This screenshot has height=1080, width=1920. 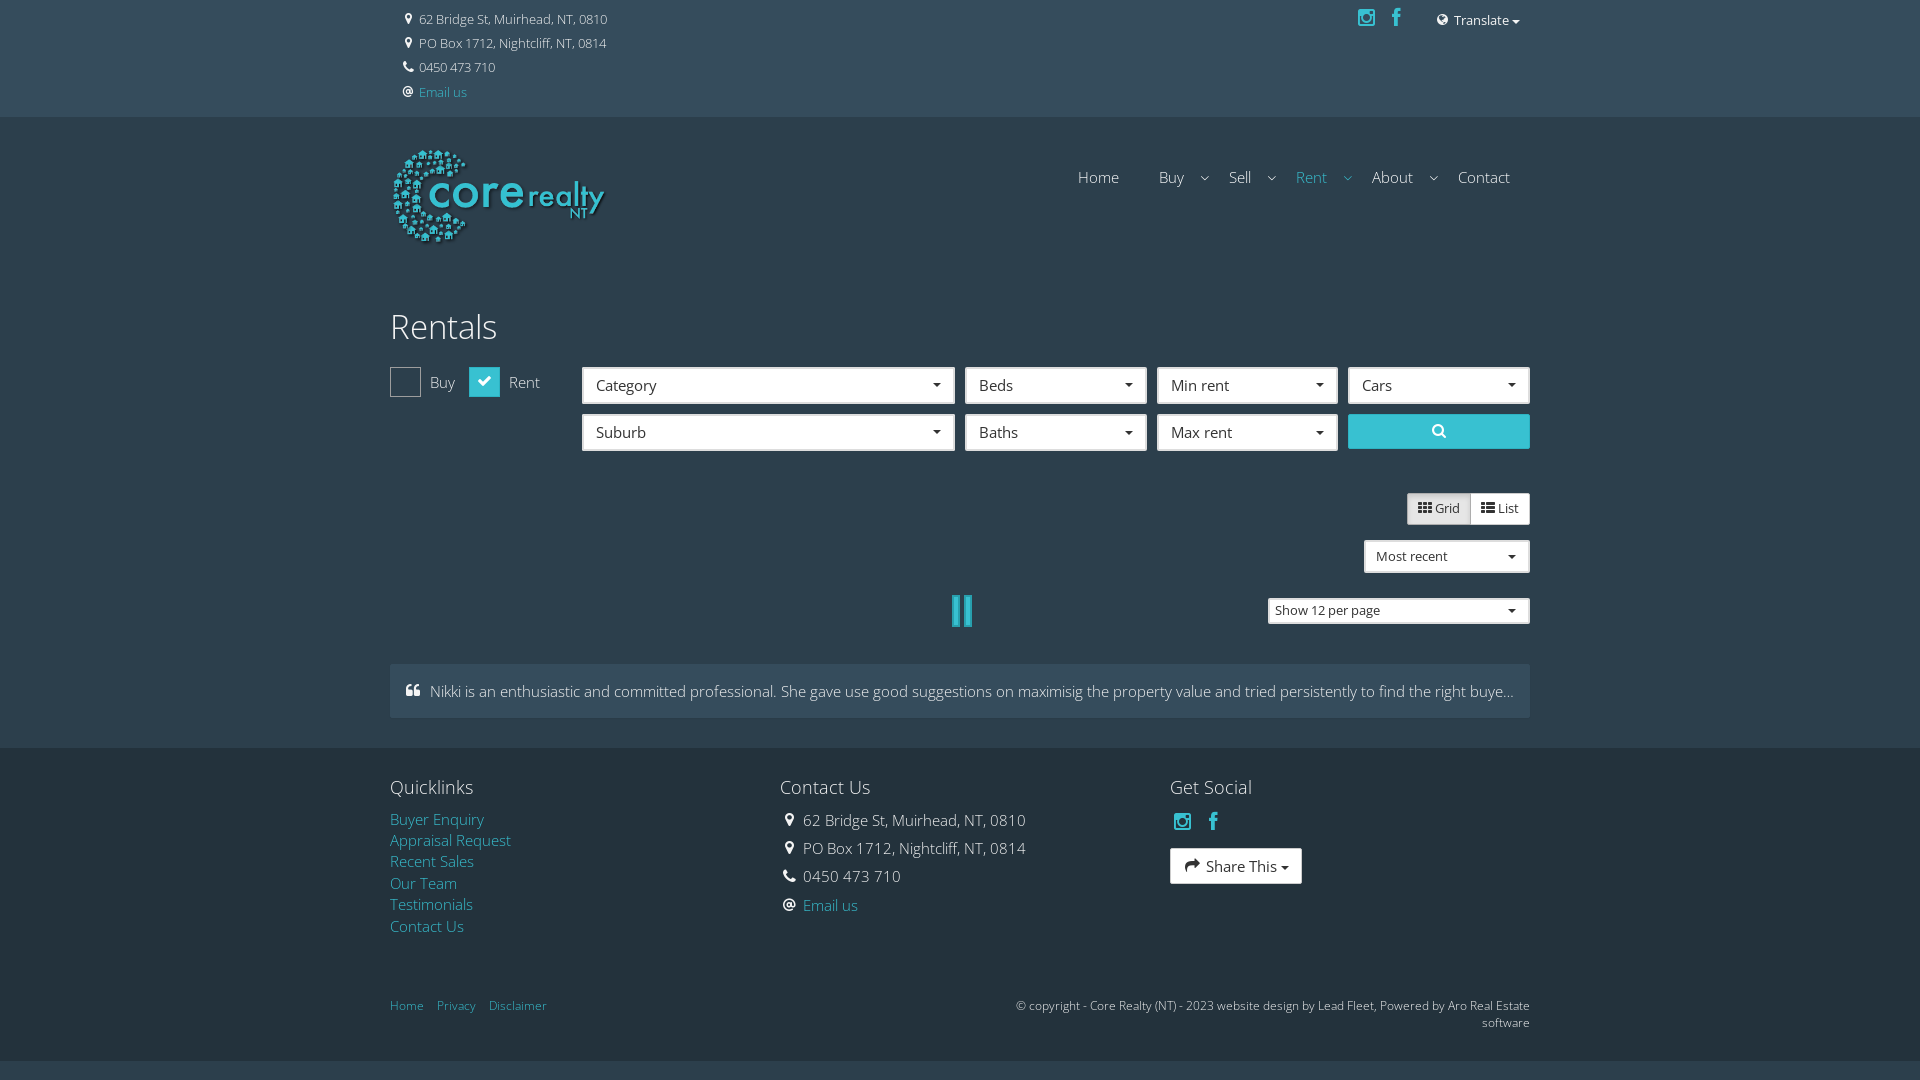 What do you see at coordinates (1438, 385) in the screenshot?
I see `'Cars` at bounding box center [1438, 385].